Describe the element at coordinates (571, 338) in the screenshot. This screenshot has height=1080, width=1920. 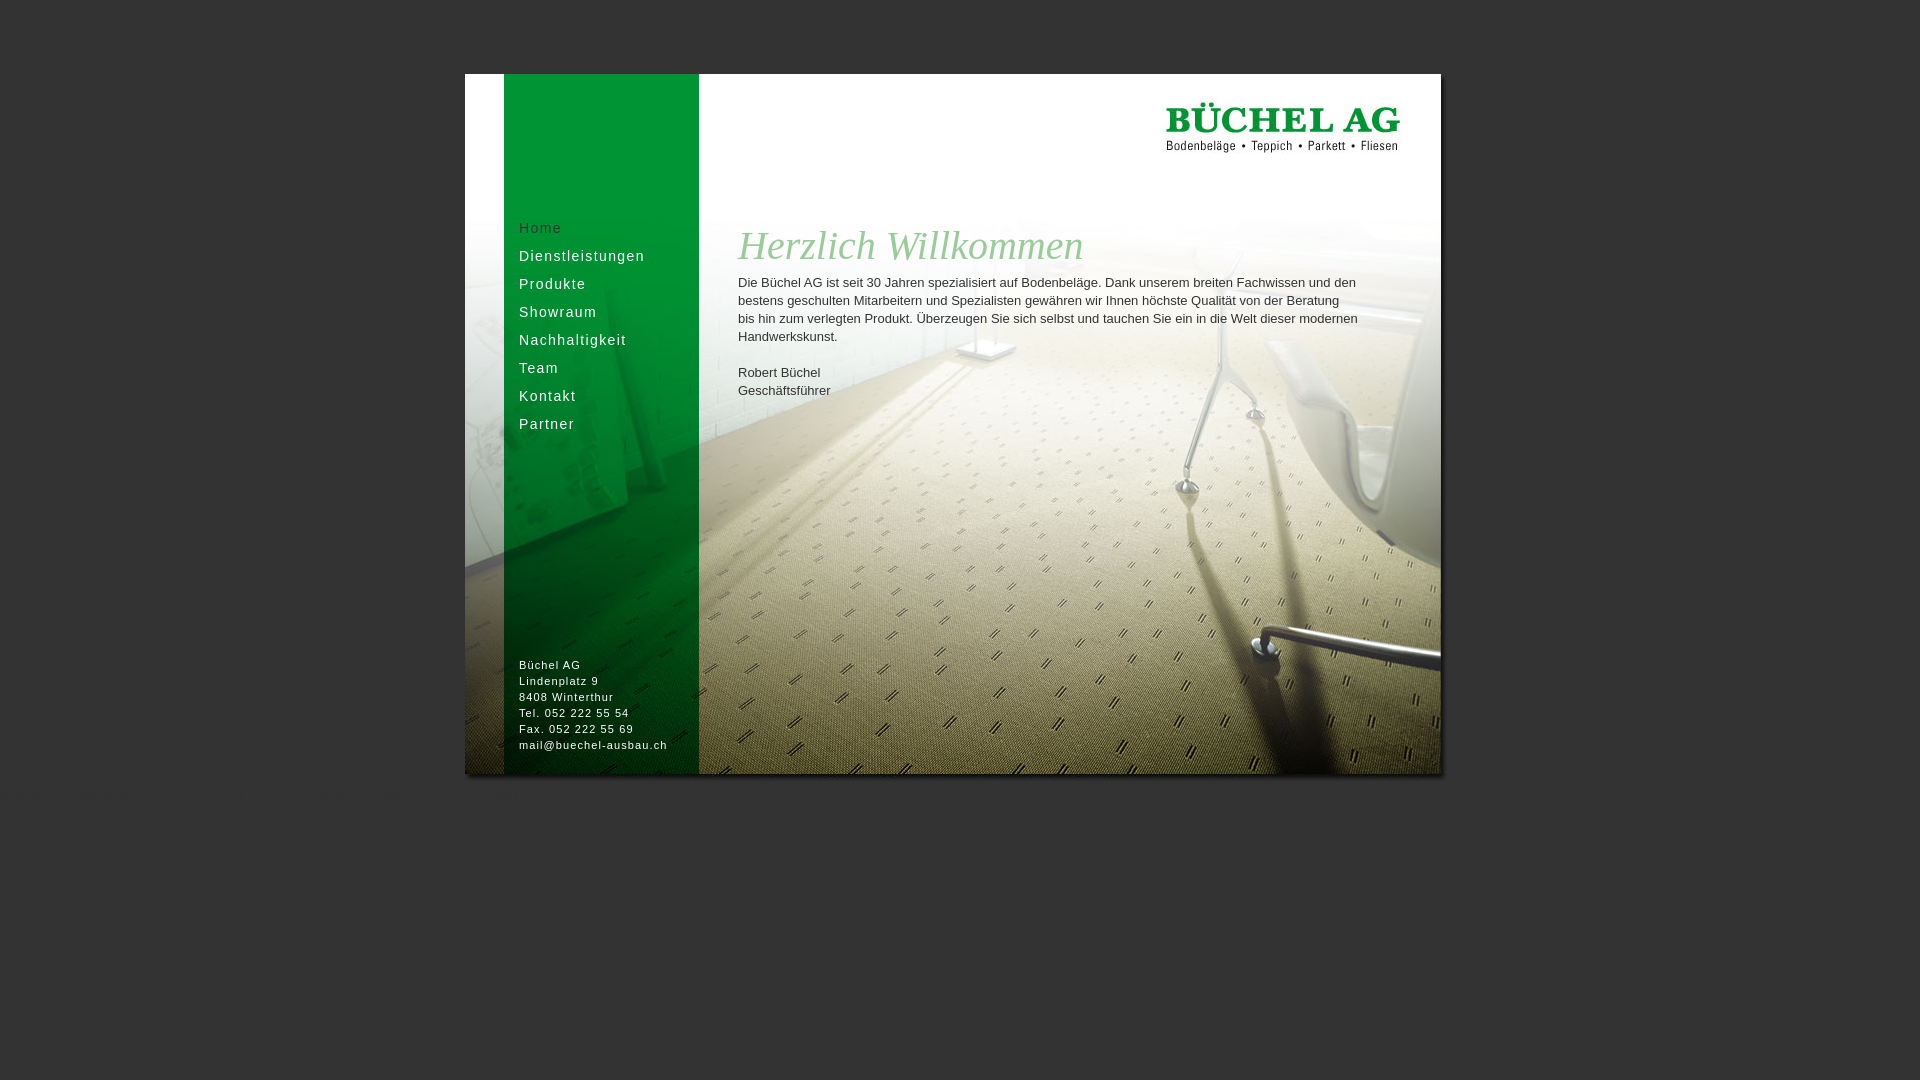
I see `'Nachhaltigkeit'` at that location.